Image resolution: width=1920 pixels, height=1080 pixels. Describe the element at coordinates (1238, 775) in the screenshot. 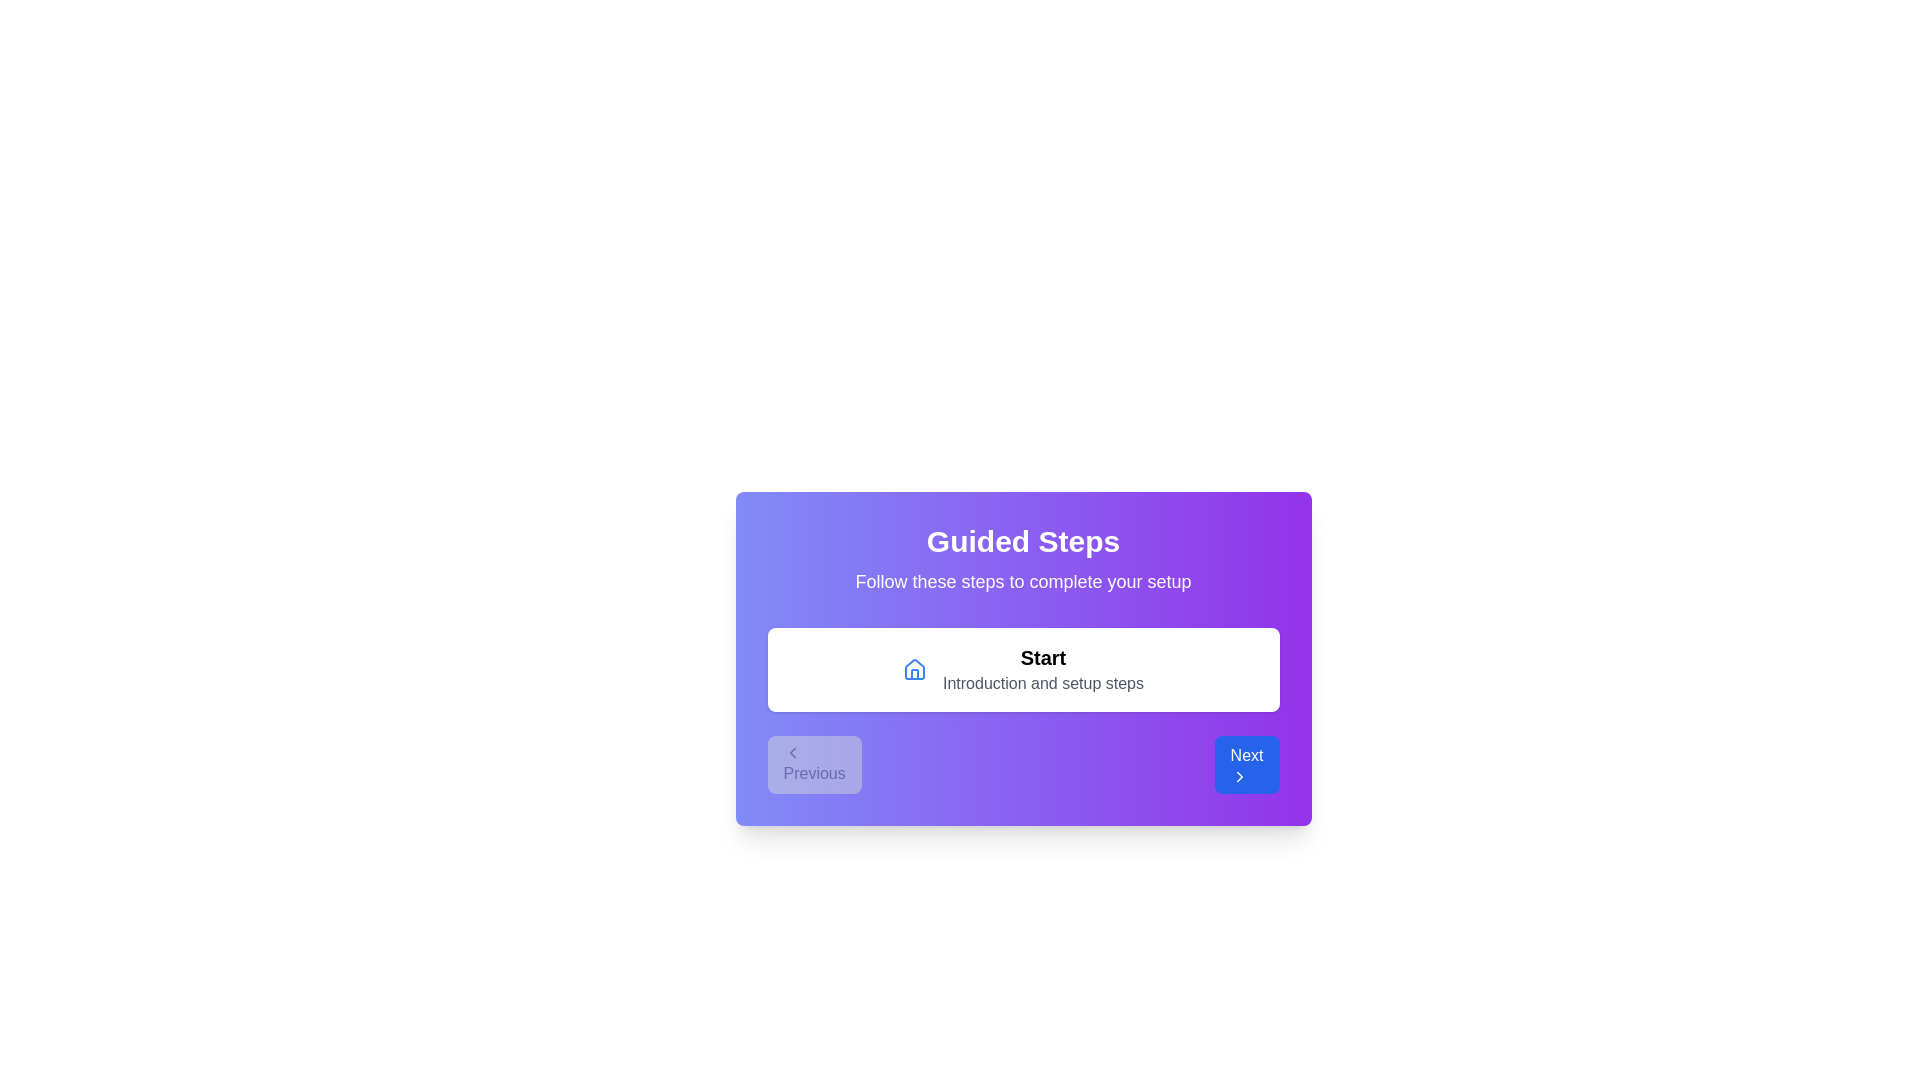

I see `the chevron icon within the 'Next' button located at the bottom right corner of the centered modal` at that location.